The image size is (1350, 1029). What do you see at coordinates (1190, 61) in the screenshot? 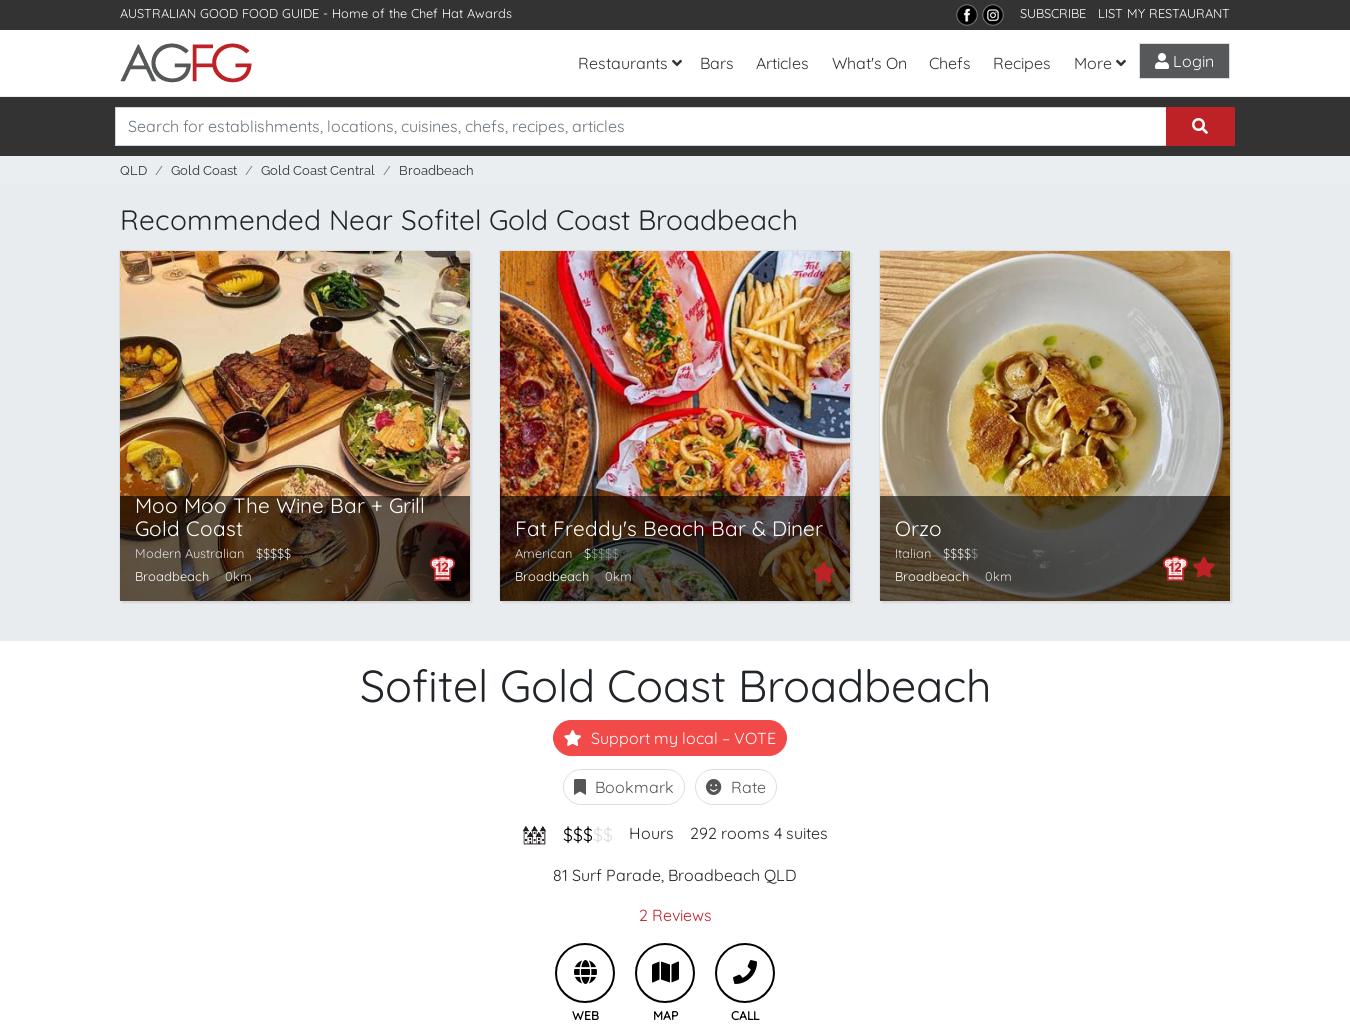
I see `'Login'` at bounding box center [1190, 61].